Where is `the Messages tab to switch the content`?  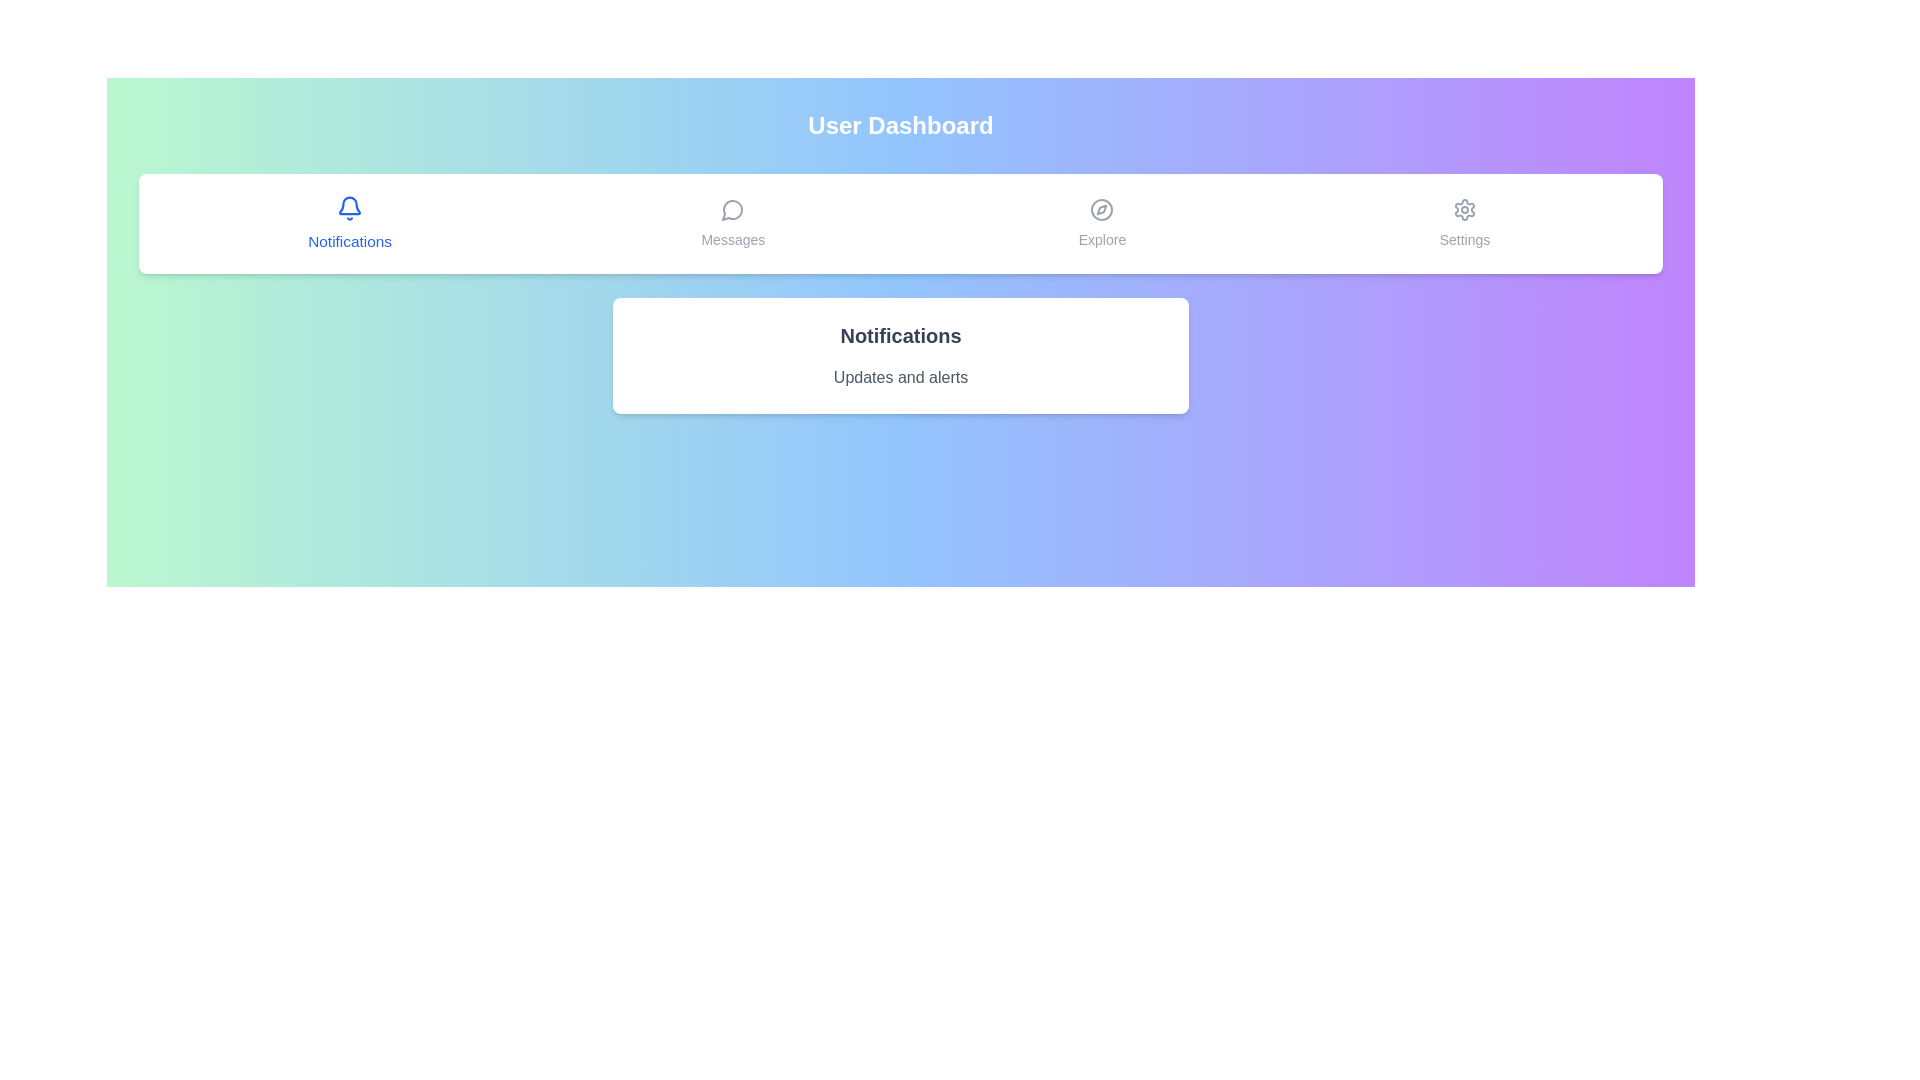
the Messages tab to switch the content is located at coordinates (732, 223).